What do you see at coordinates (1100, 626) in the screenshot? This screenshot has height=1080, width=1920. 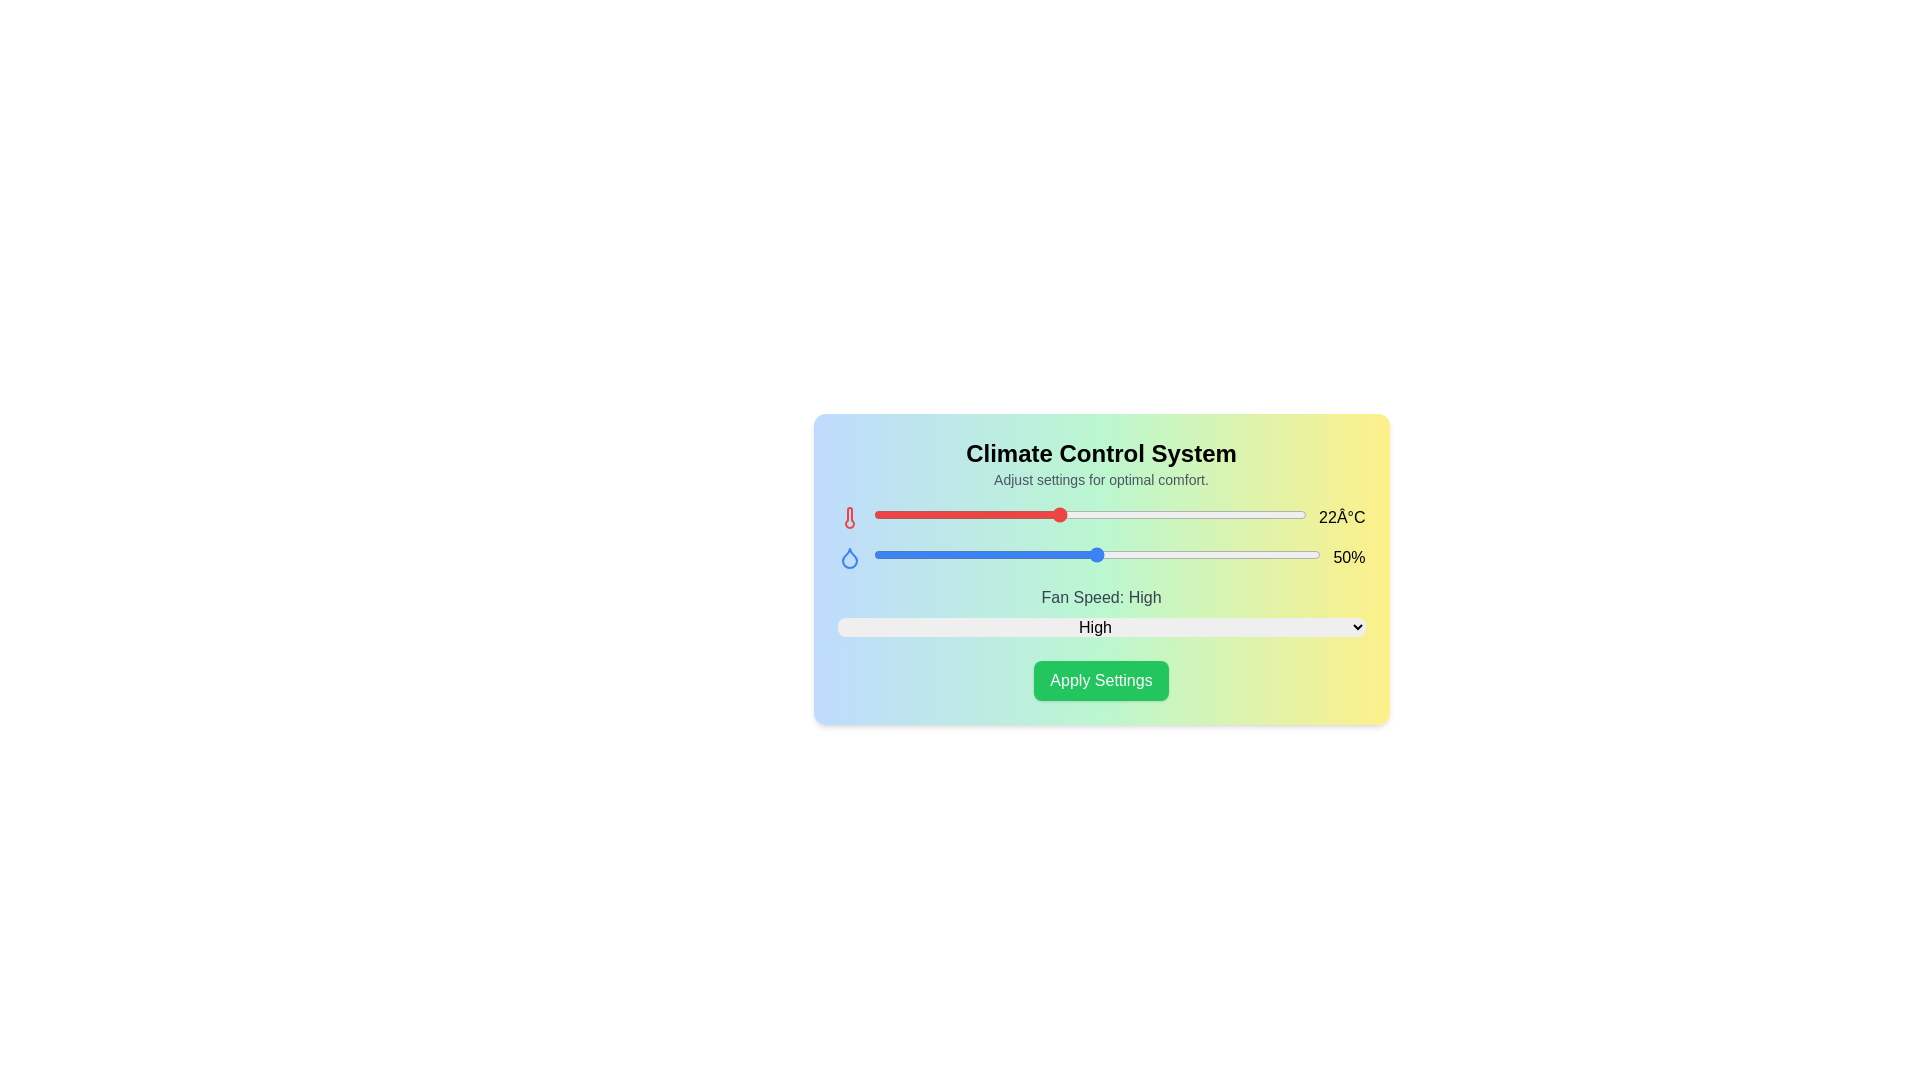 I see `the fan speed to Medium using the dropdown menu` at bounding box center [1100, 626].